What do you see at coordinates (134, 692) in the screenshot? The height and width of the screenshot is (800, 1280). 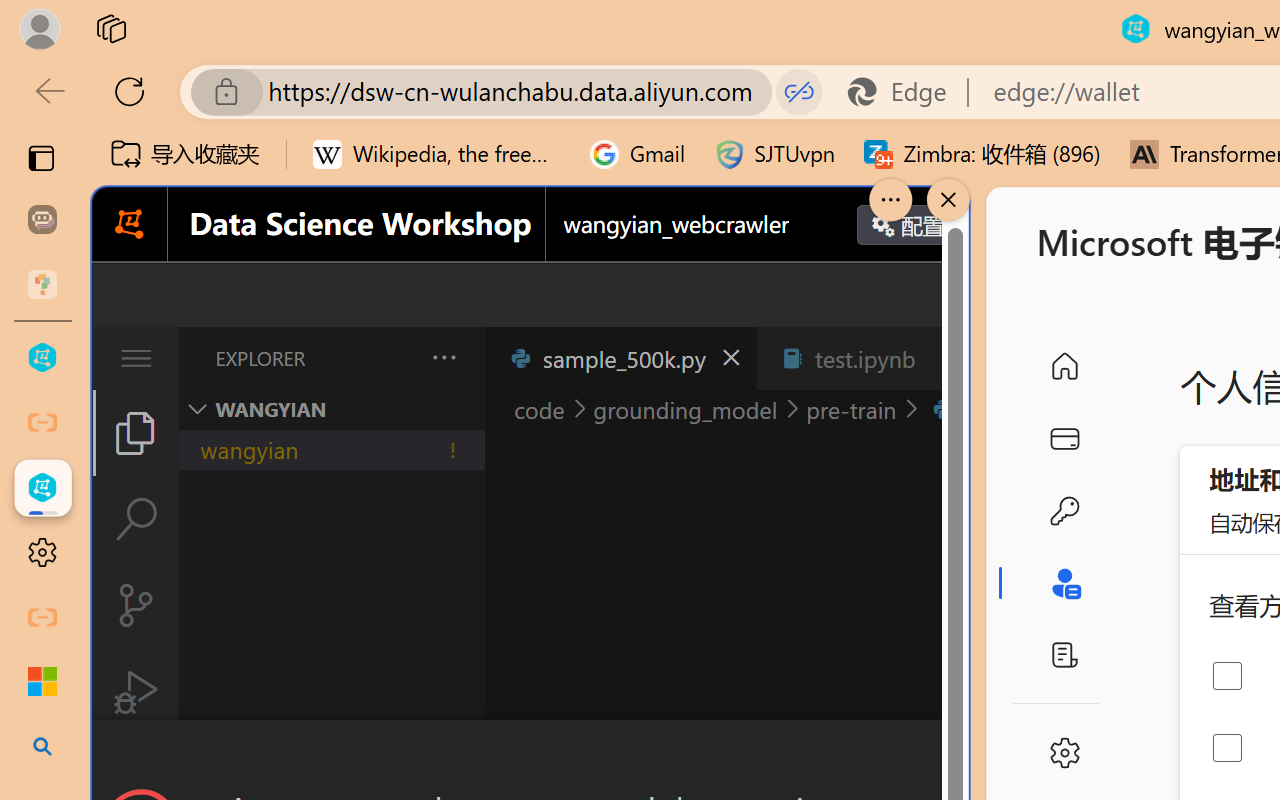 I see `'Run and Debug (Ctrl+Shift+D)'` at bounding box center [134, 692].